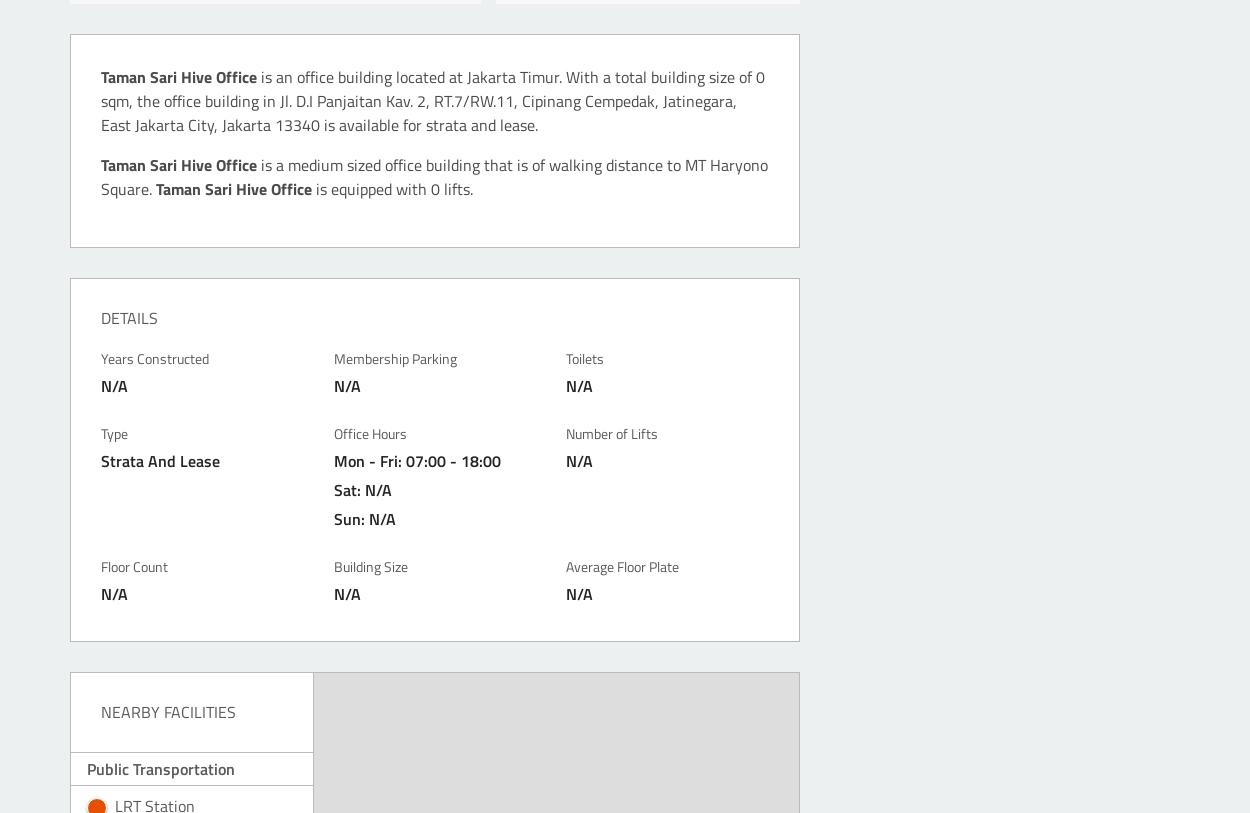 This screenshot has height=813, width=1250. I want to click on 'Mon - Fri:
        07:00 - 18:00', so click(416, 459).